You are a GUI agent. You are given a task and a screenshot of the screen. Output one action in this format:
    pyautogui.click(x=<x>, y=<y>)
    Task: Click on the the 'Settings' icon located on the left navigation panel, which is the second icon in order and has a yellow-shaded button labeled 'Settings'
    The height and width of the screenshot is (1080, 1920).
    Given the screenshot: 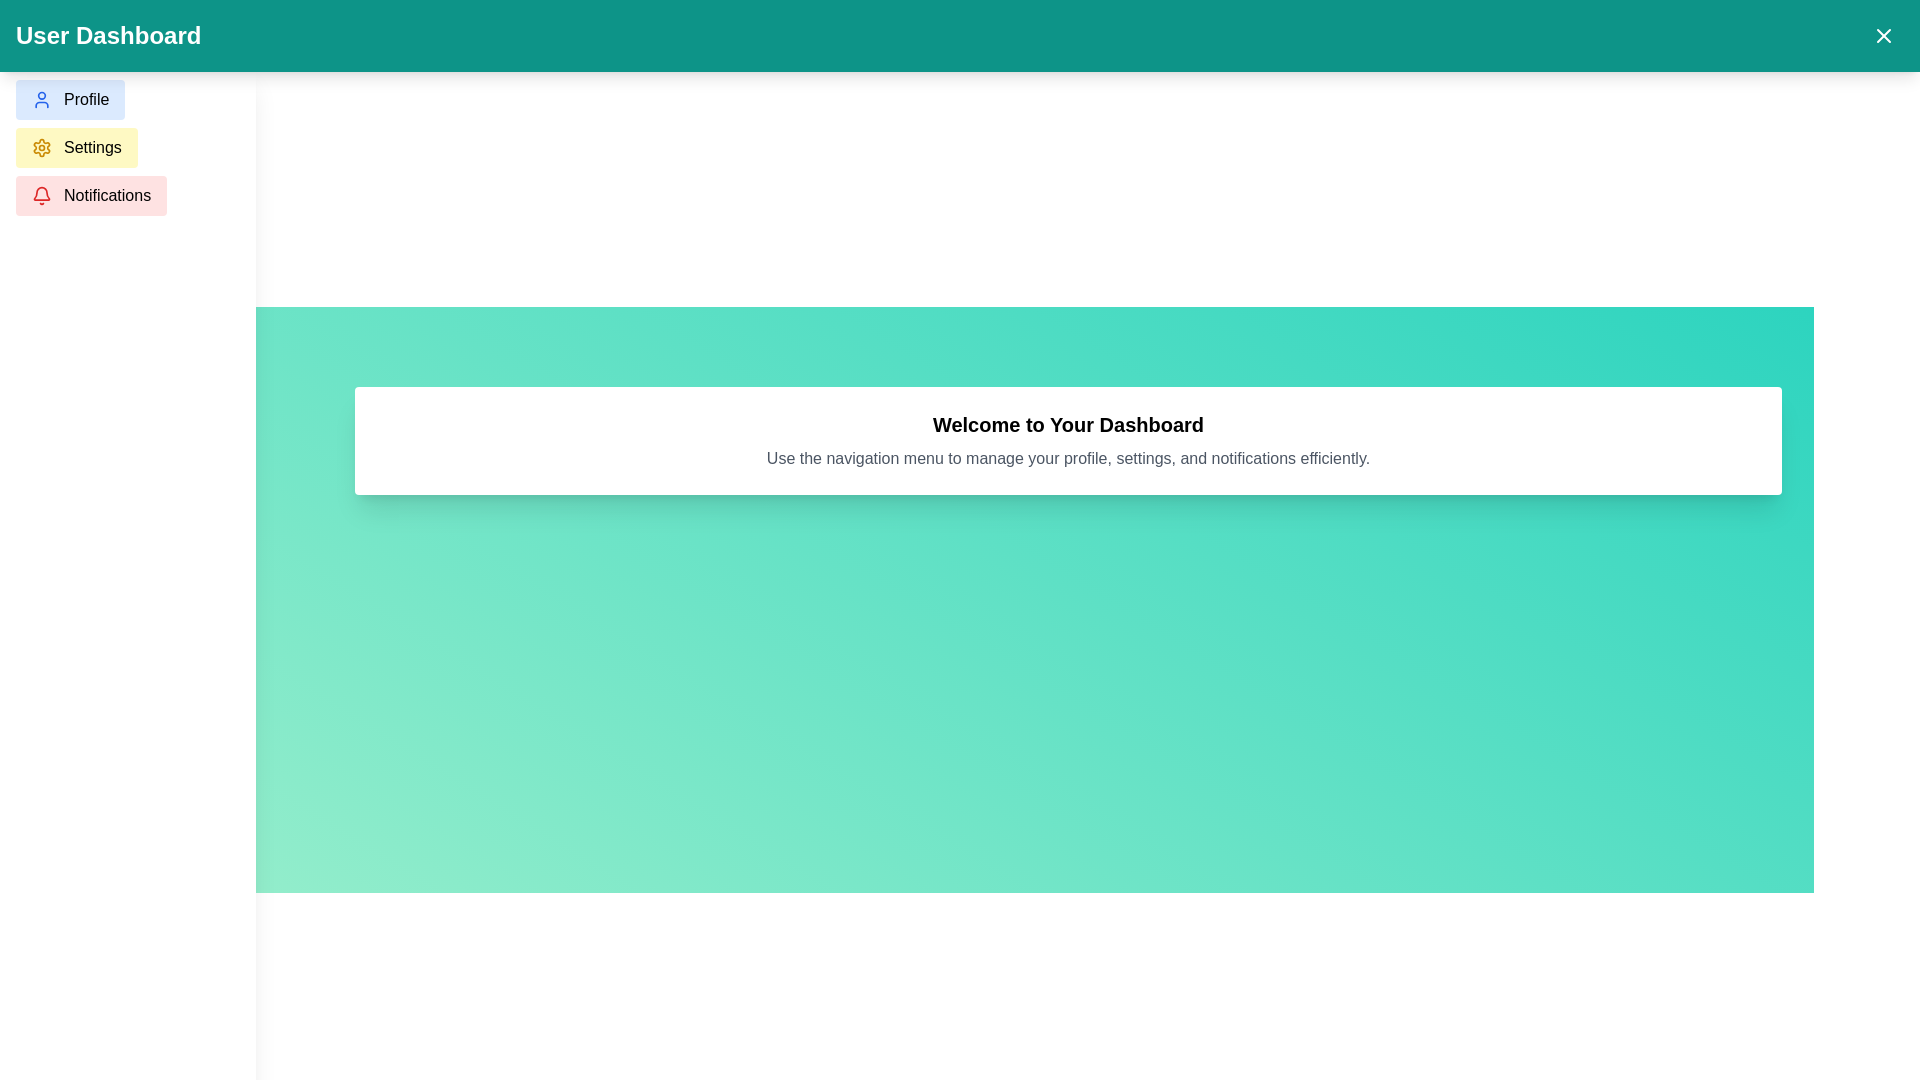 What is the action you would take?
    pyautogui.click(x=42, y=146)
    